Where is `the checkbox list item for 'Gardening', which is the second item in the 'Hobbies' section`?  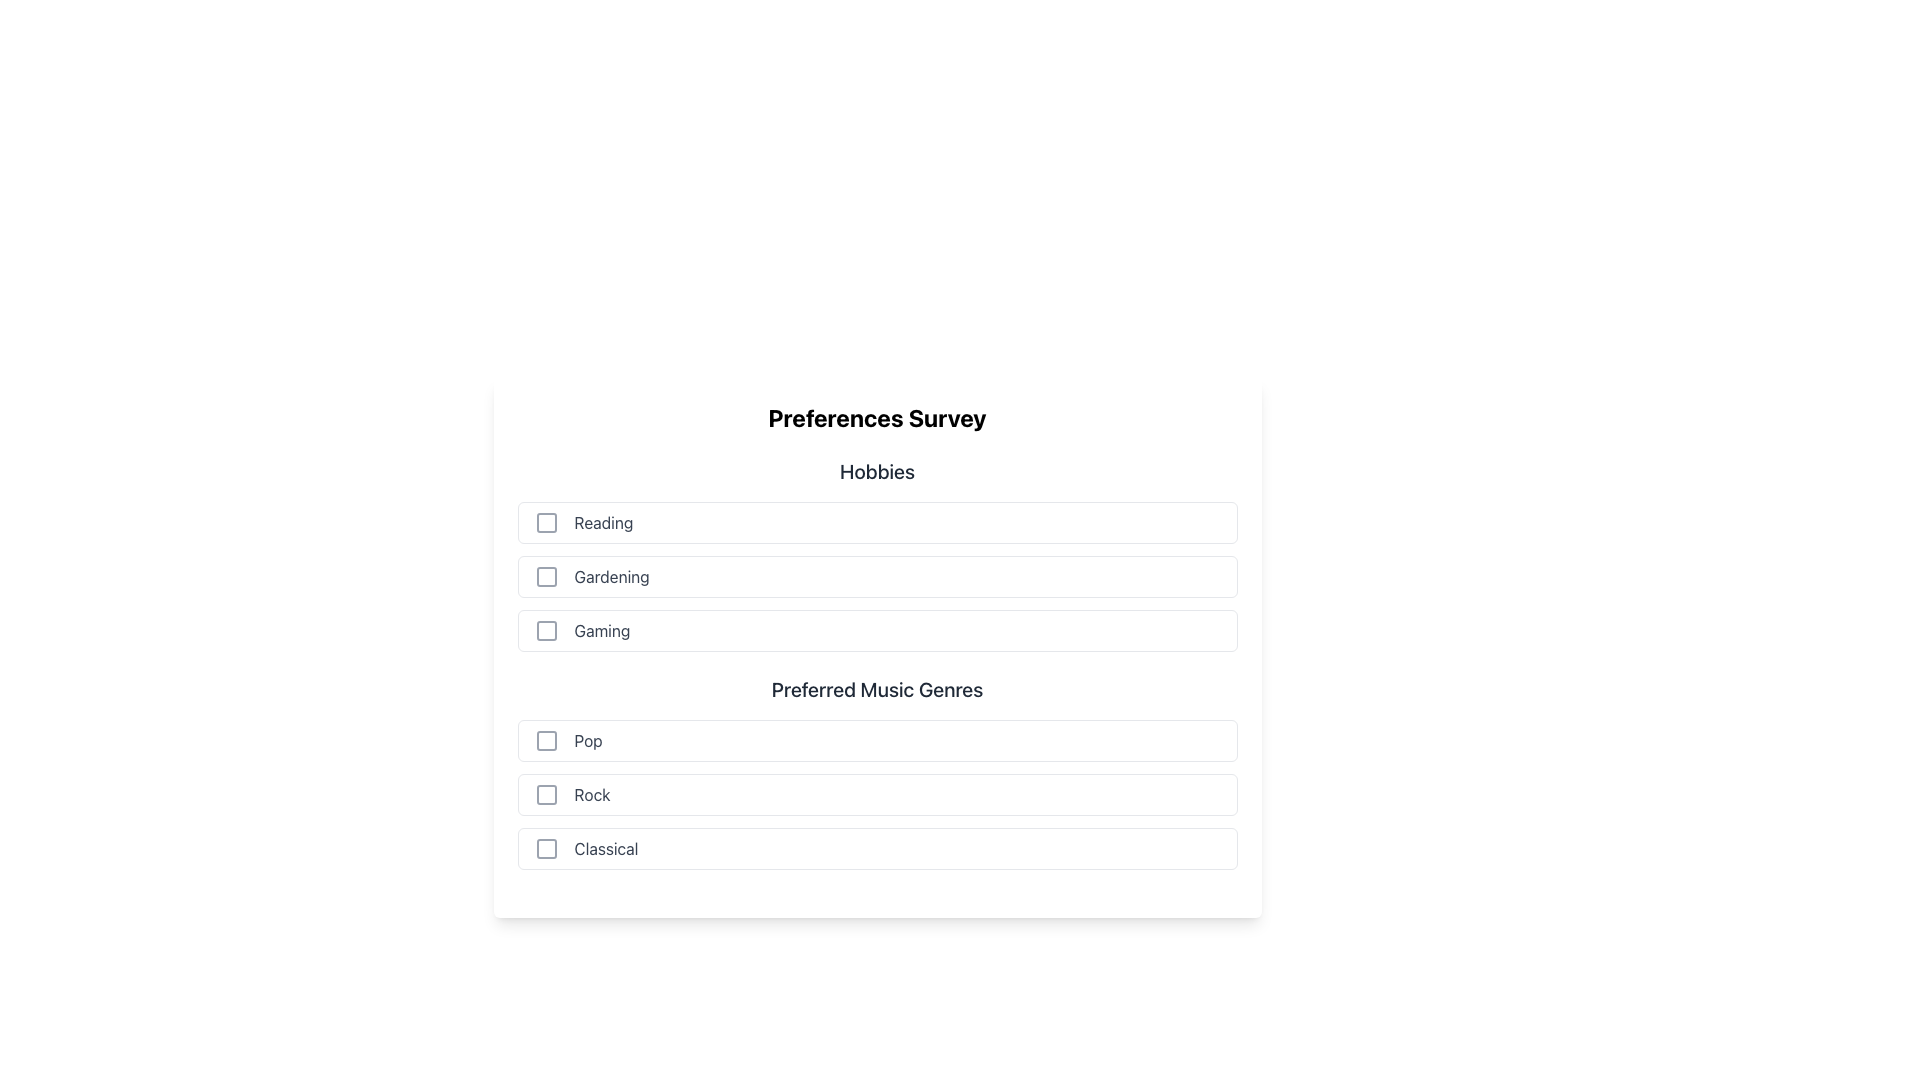
the checkbox list item for 'Gardening', which is the second item in the 'Hobbies' section is located at coordinates (877, 577).